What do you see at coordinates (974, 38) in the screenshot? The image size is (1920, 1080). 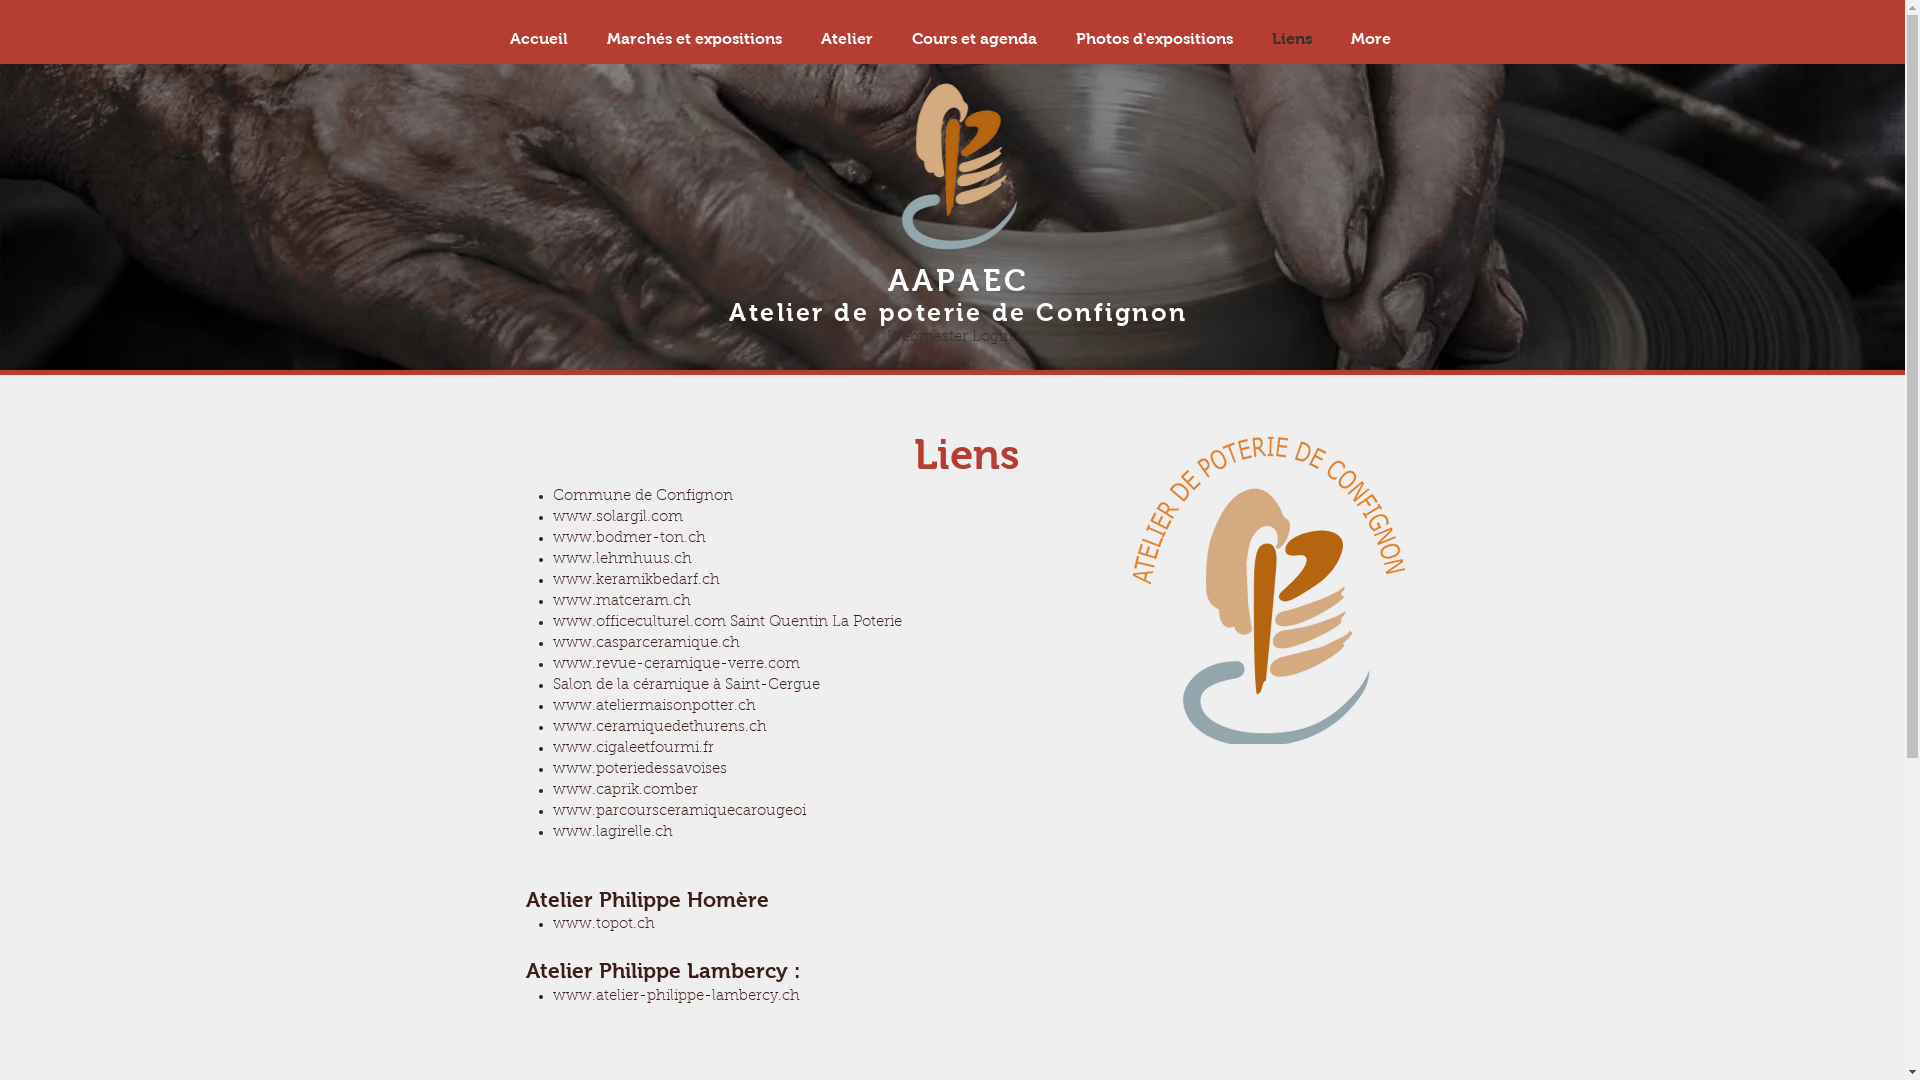 I see `'Cours et agenda'` at bounding box center [974, 38].